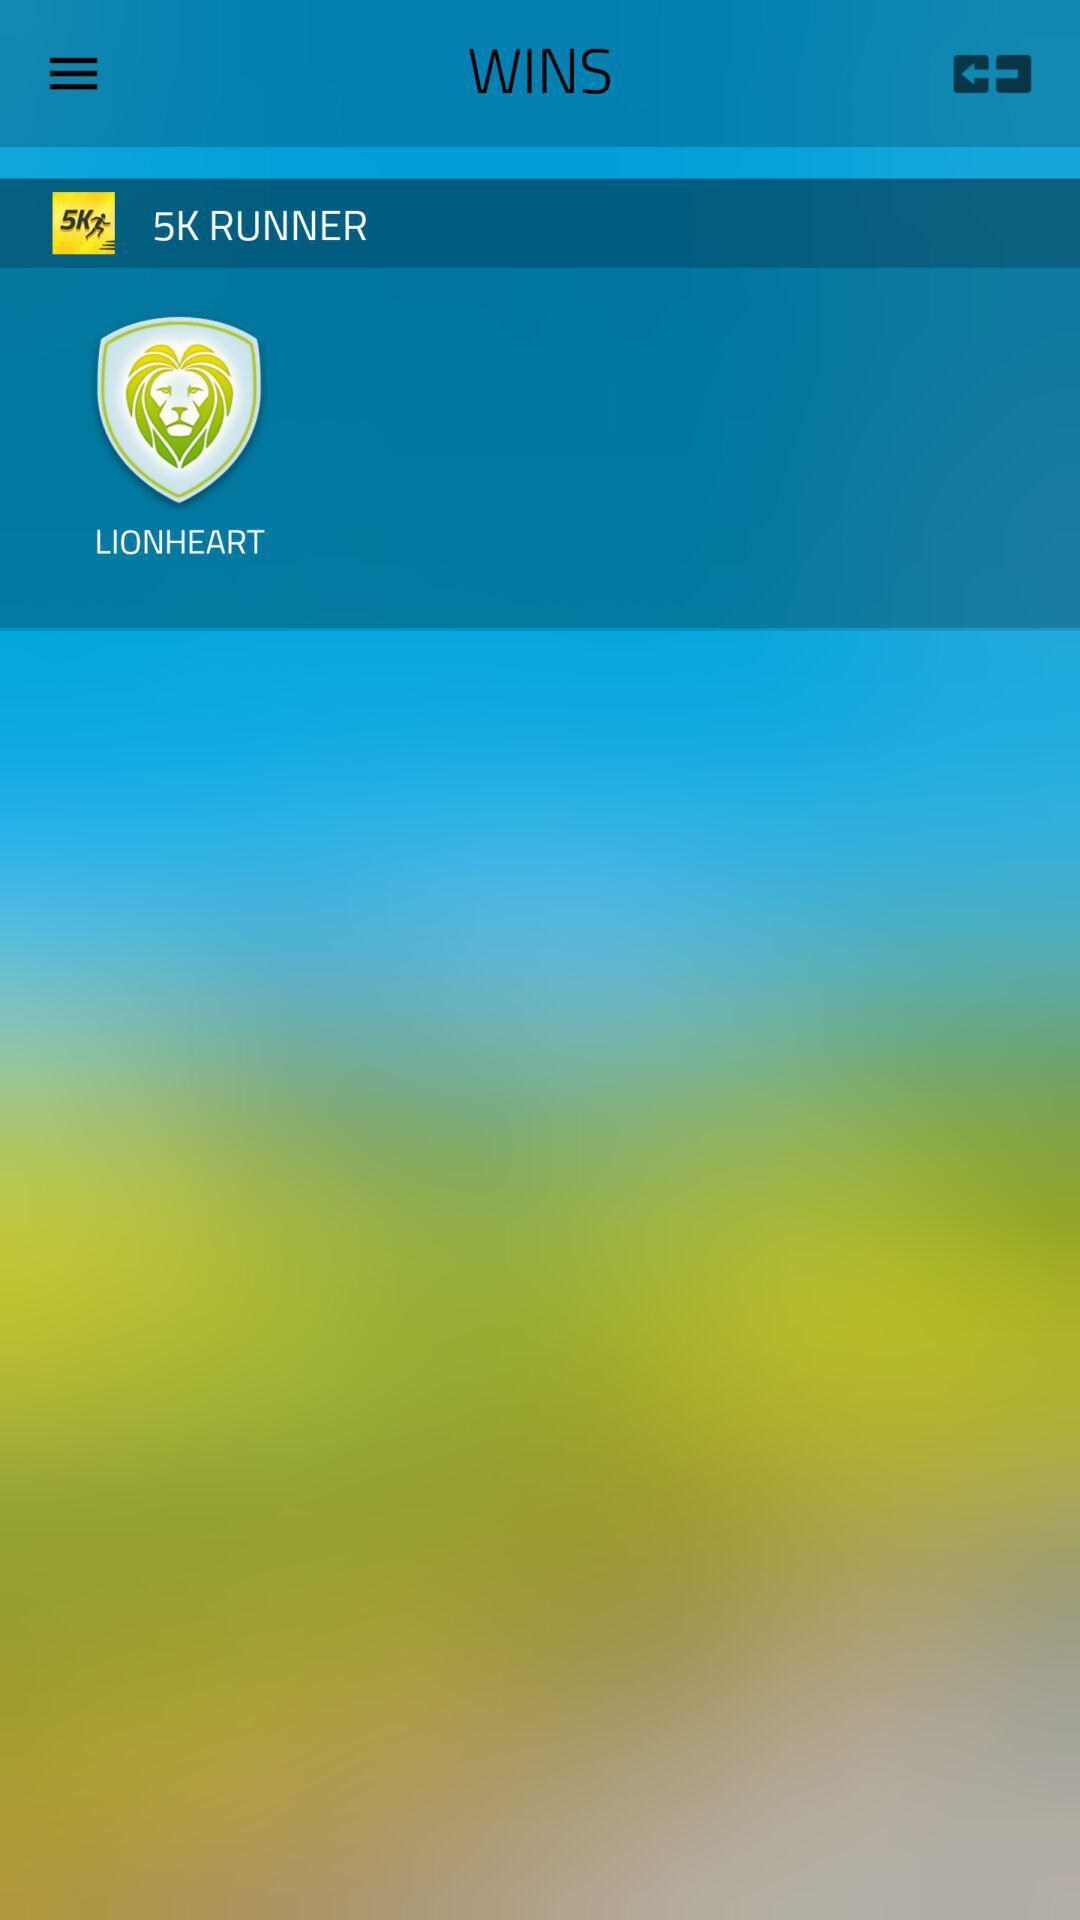 The image size is (1080, 1920). What do you see at coordinates (80, 73) in the screenshot?
I see `the item next to the wins icon` at bounding box center [80, 73].